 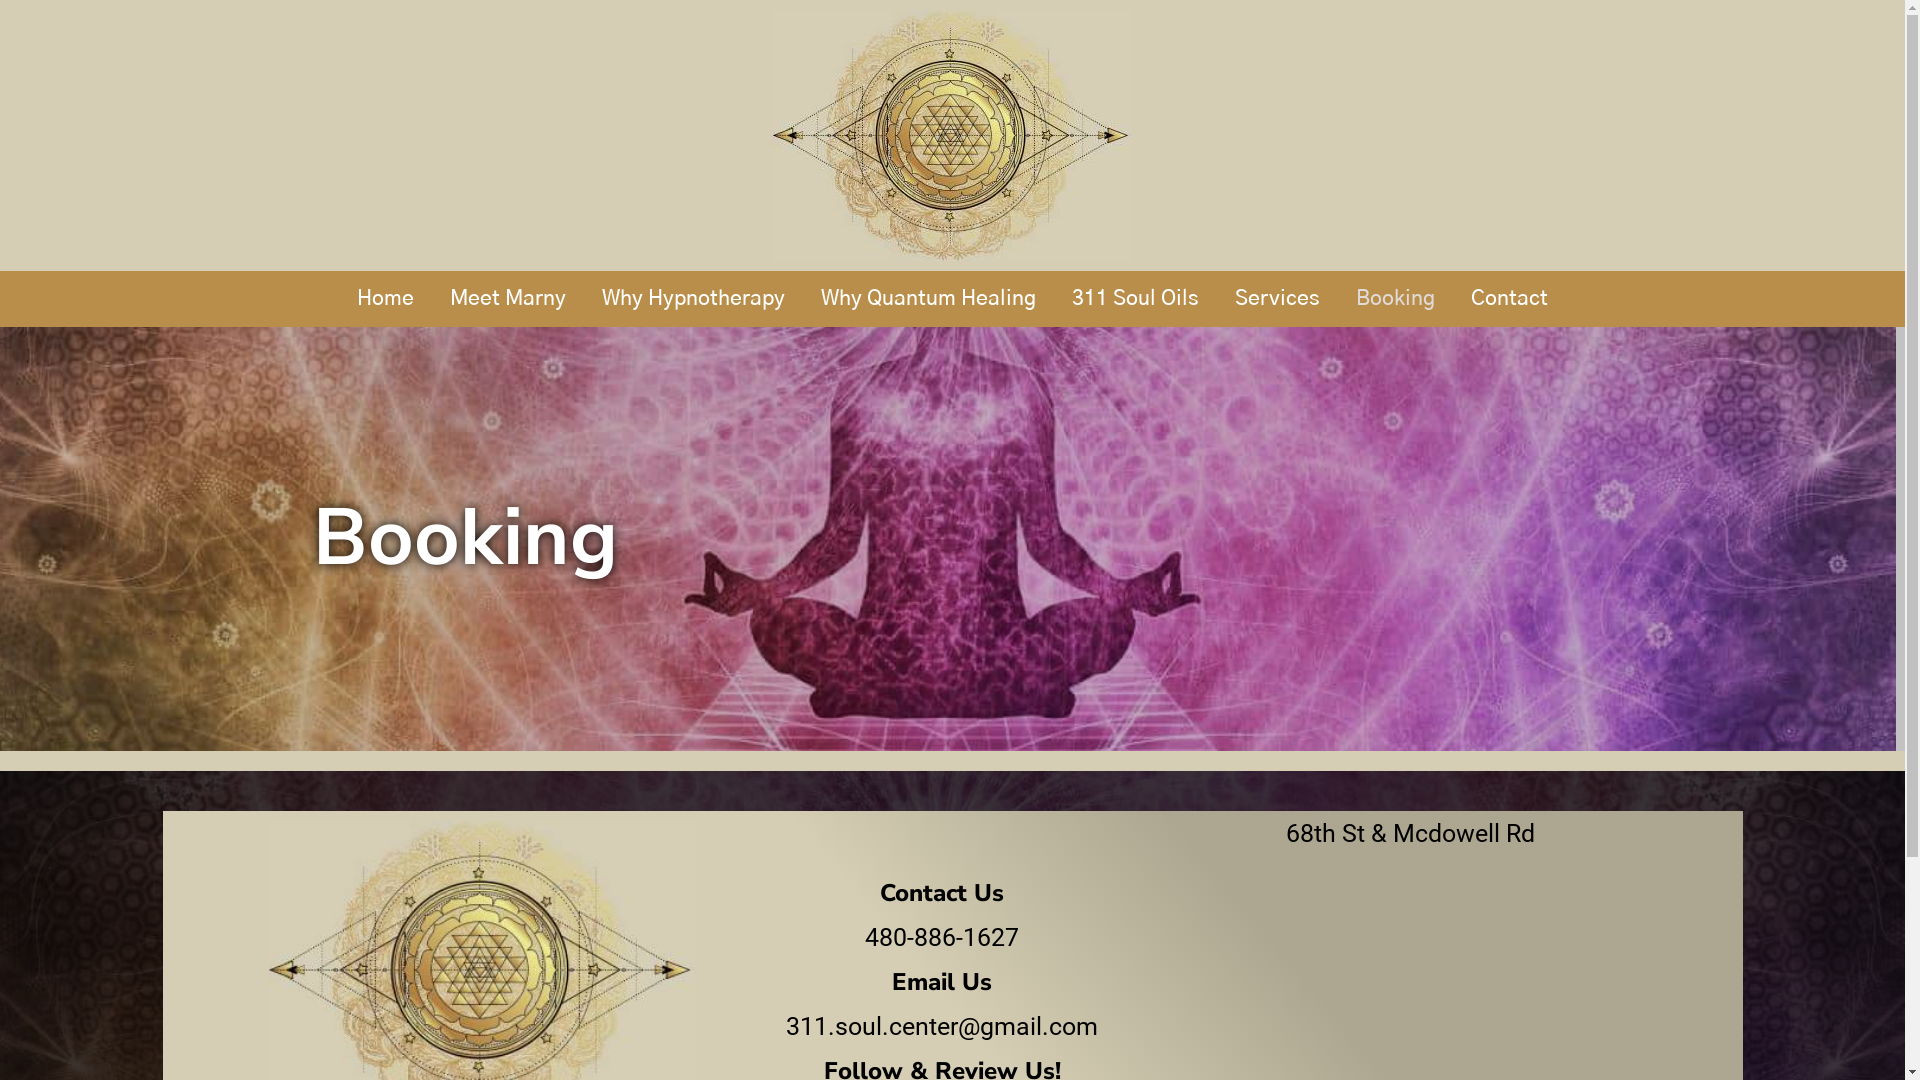 What do you see at coordinates (1509, 299) in the screenshot?
I see `'Contact'` at bounding box center [1509, 299].